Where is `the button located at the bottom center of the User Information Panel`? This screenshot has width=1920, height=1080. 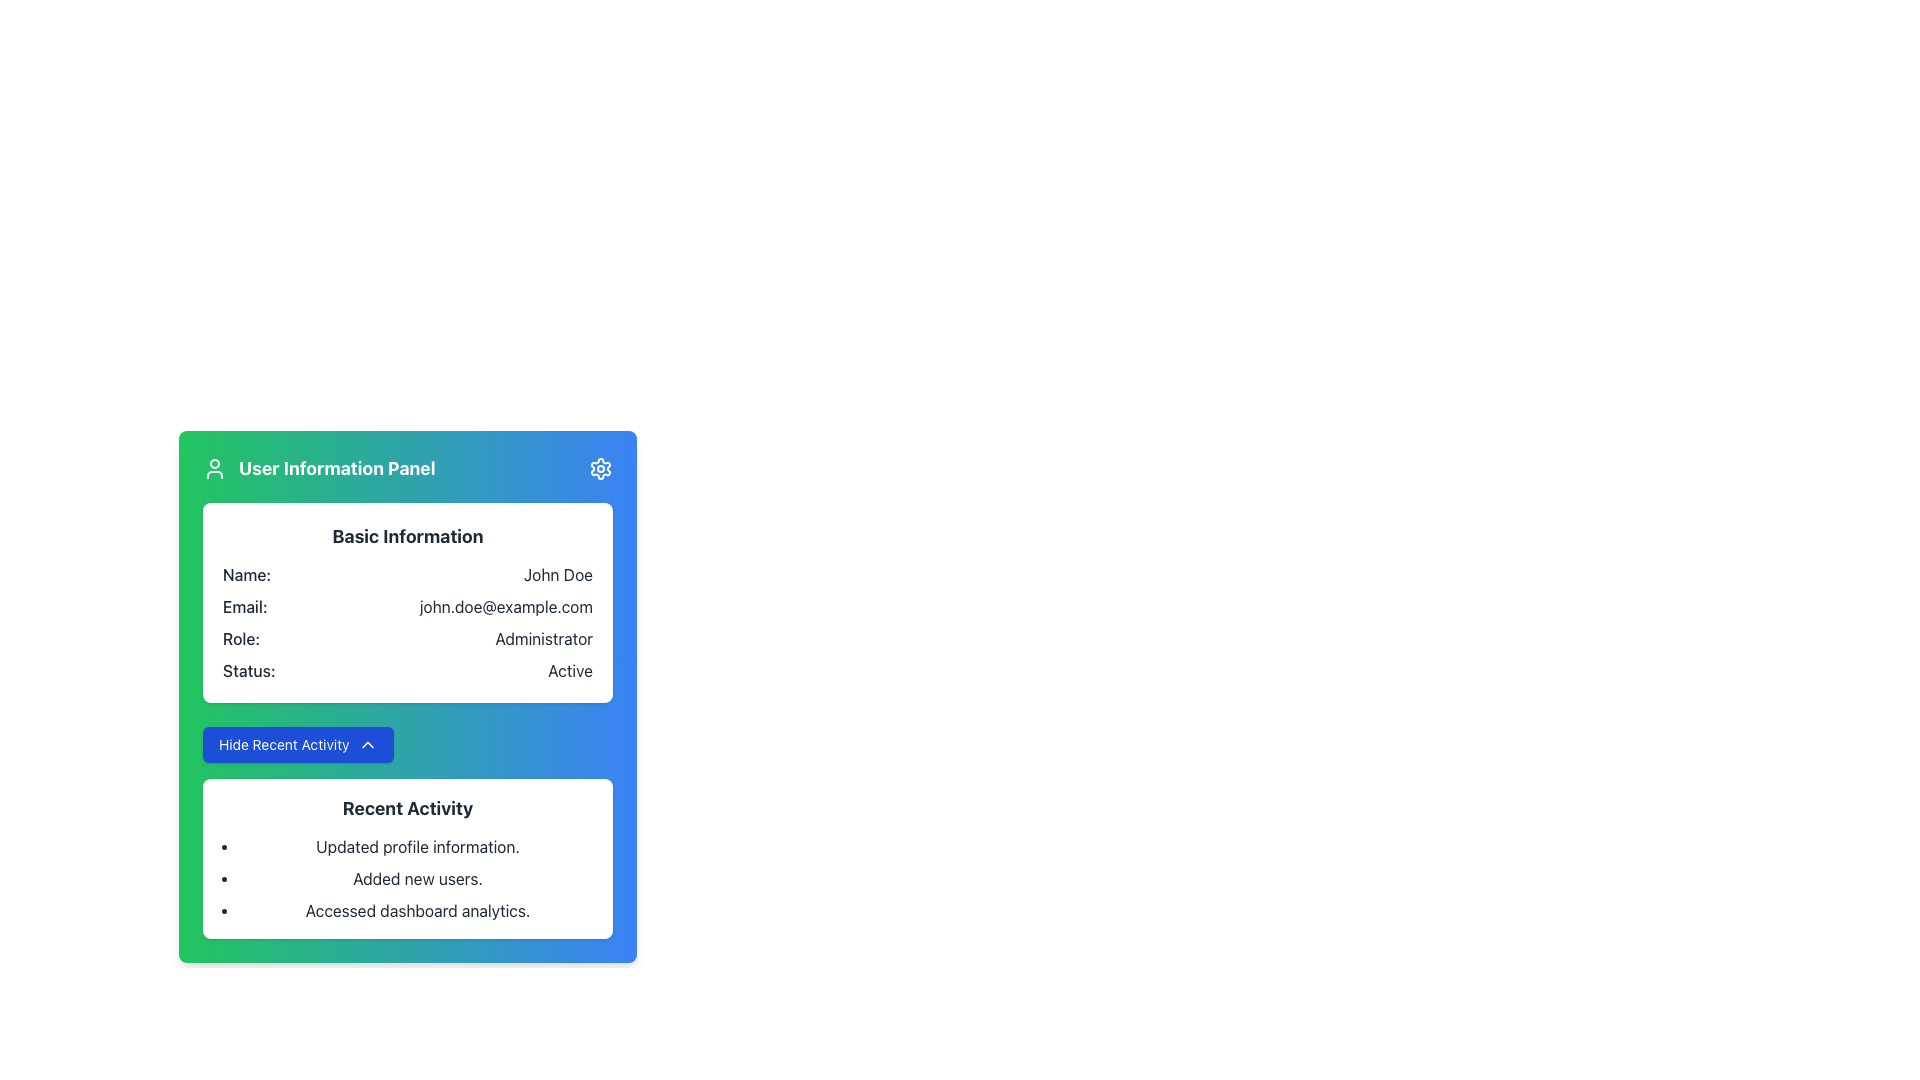 the button located at the bottom center of the User Information Panel is located at coordinates (297, 744).